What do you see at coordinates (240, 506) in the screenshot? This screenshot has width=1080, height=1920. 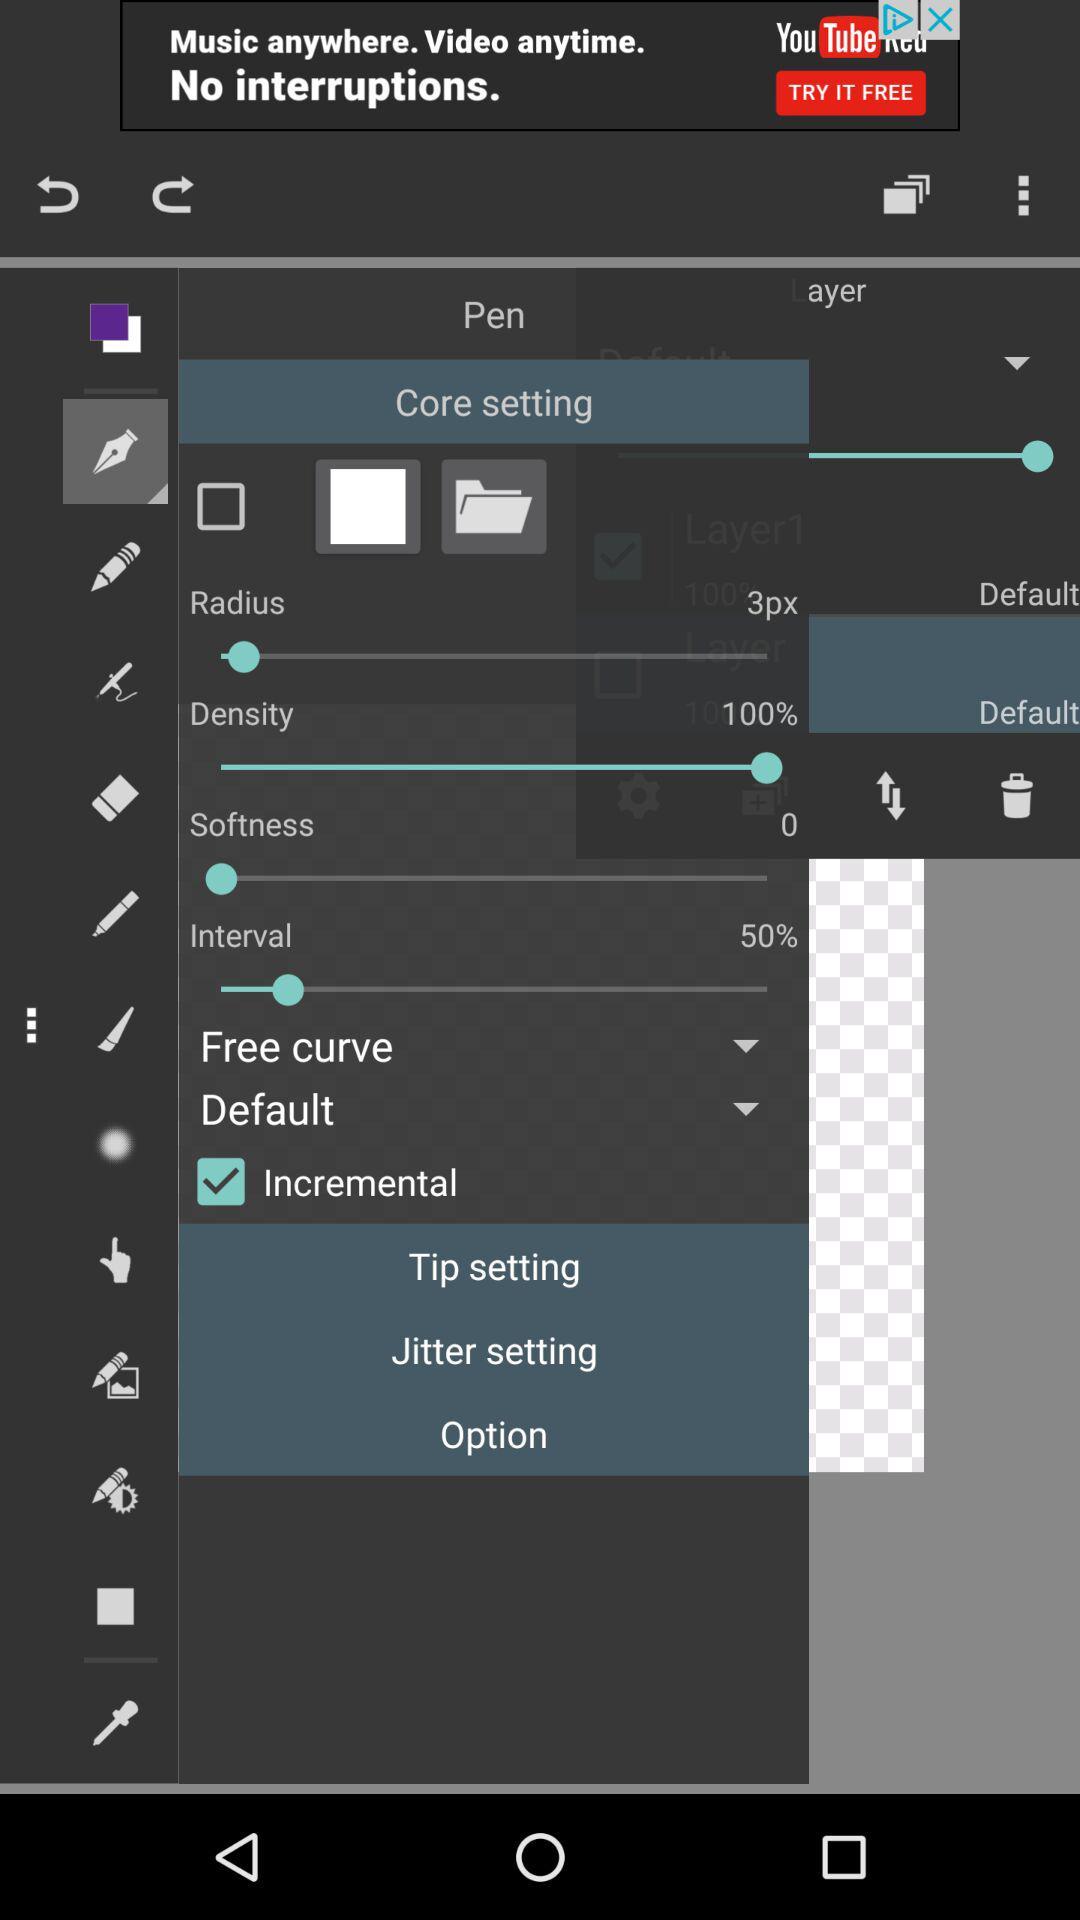 I see `confirm settings` at bounding box center [240, 506].